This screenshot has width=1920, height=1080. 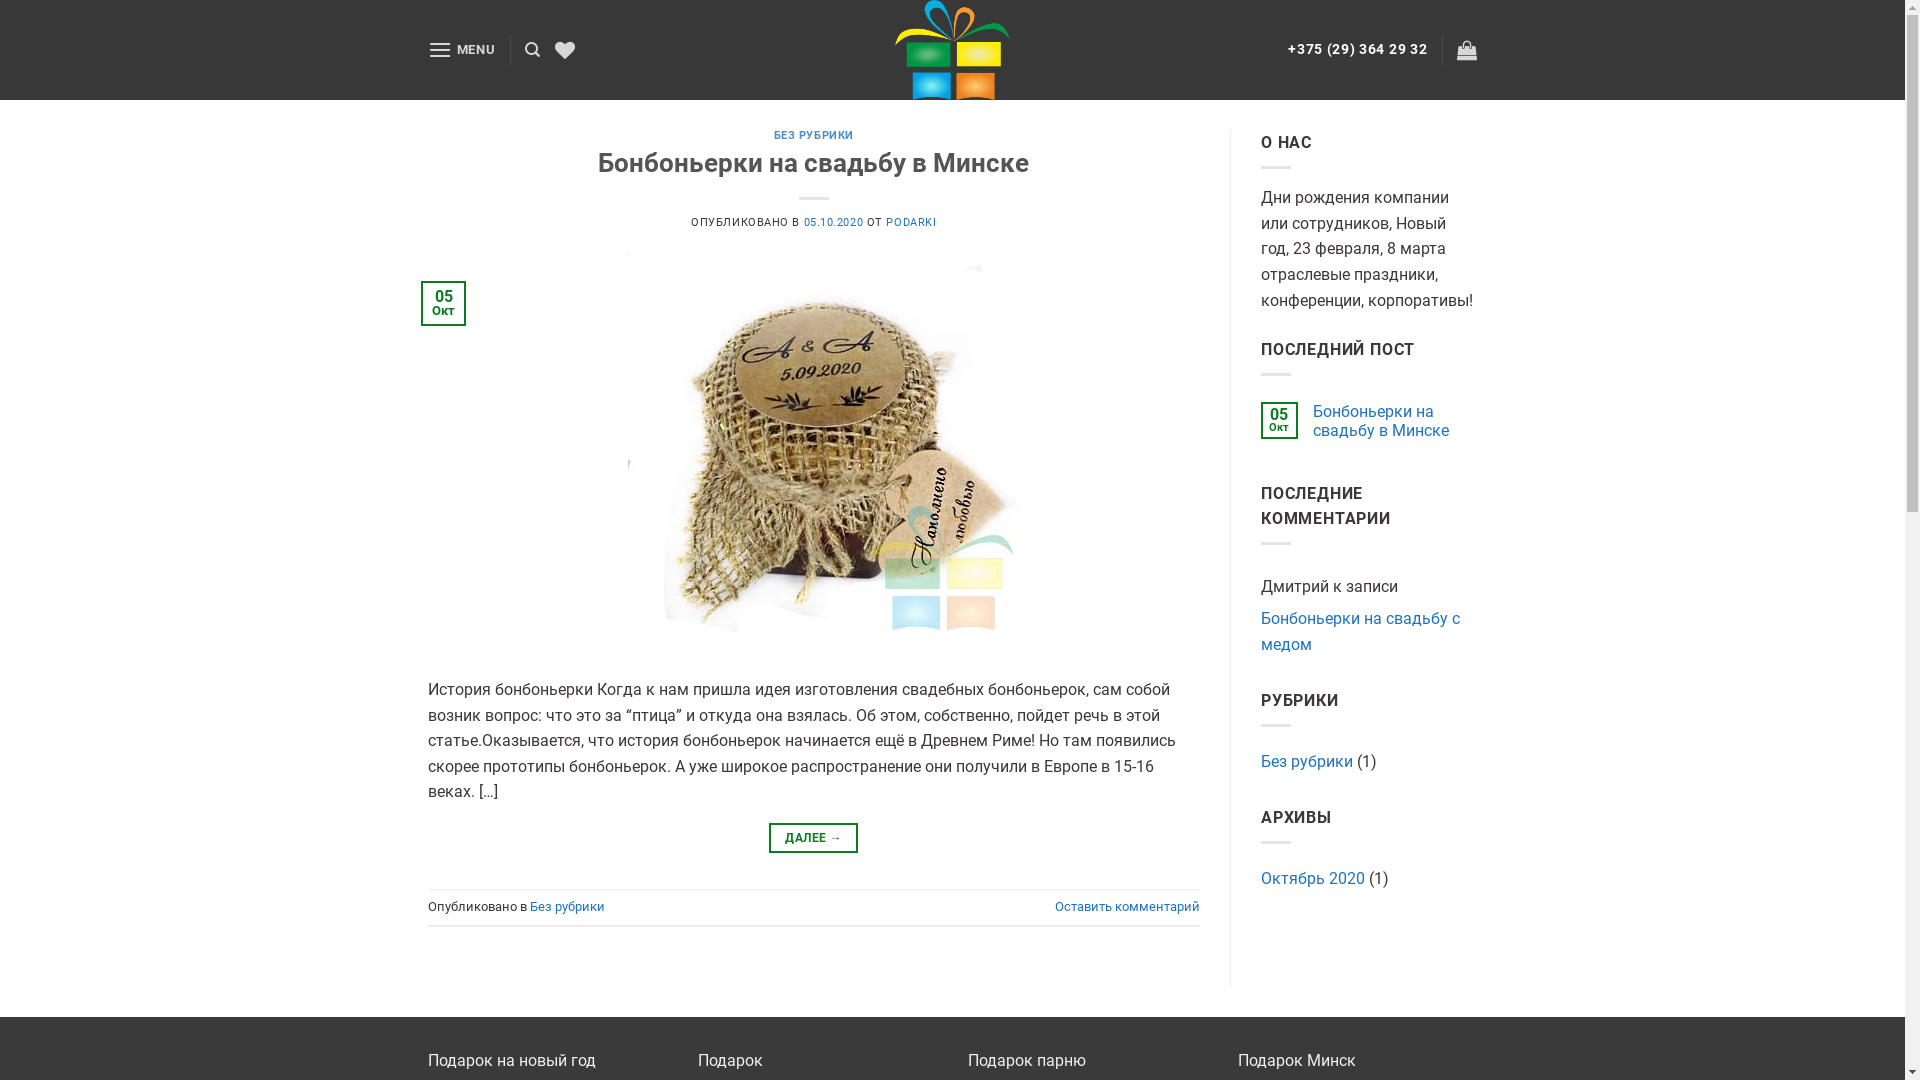 What do you see at coordinates (950, 49) in the screenshot?
I see `'podarki-gifts.by - podarki-gifts.by'` at bounding box center [950, 49].